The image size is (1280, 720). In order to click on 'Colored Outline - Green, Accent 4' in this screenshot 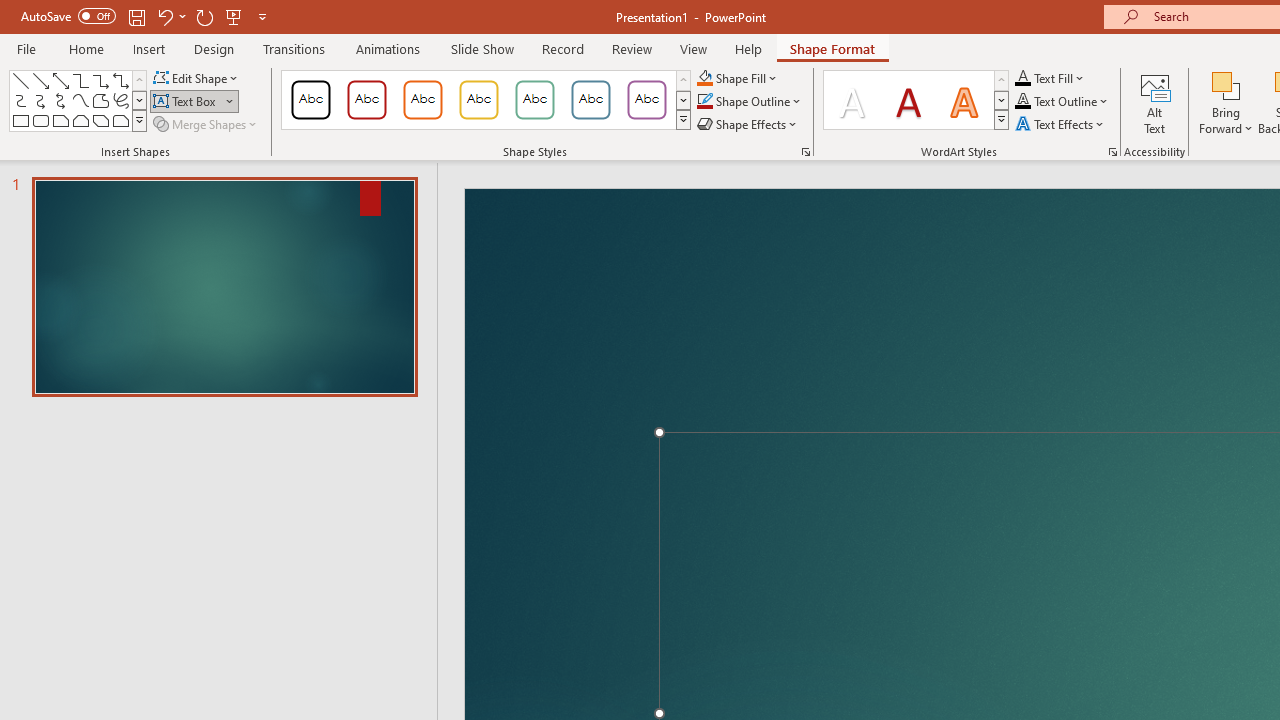, I will do `click(535, 100)`.